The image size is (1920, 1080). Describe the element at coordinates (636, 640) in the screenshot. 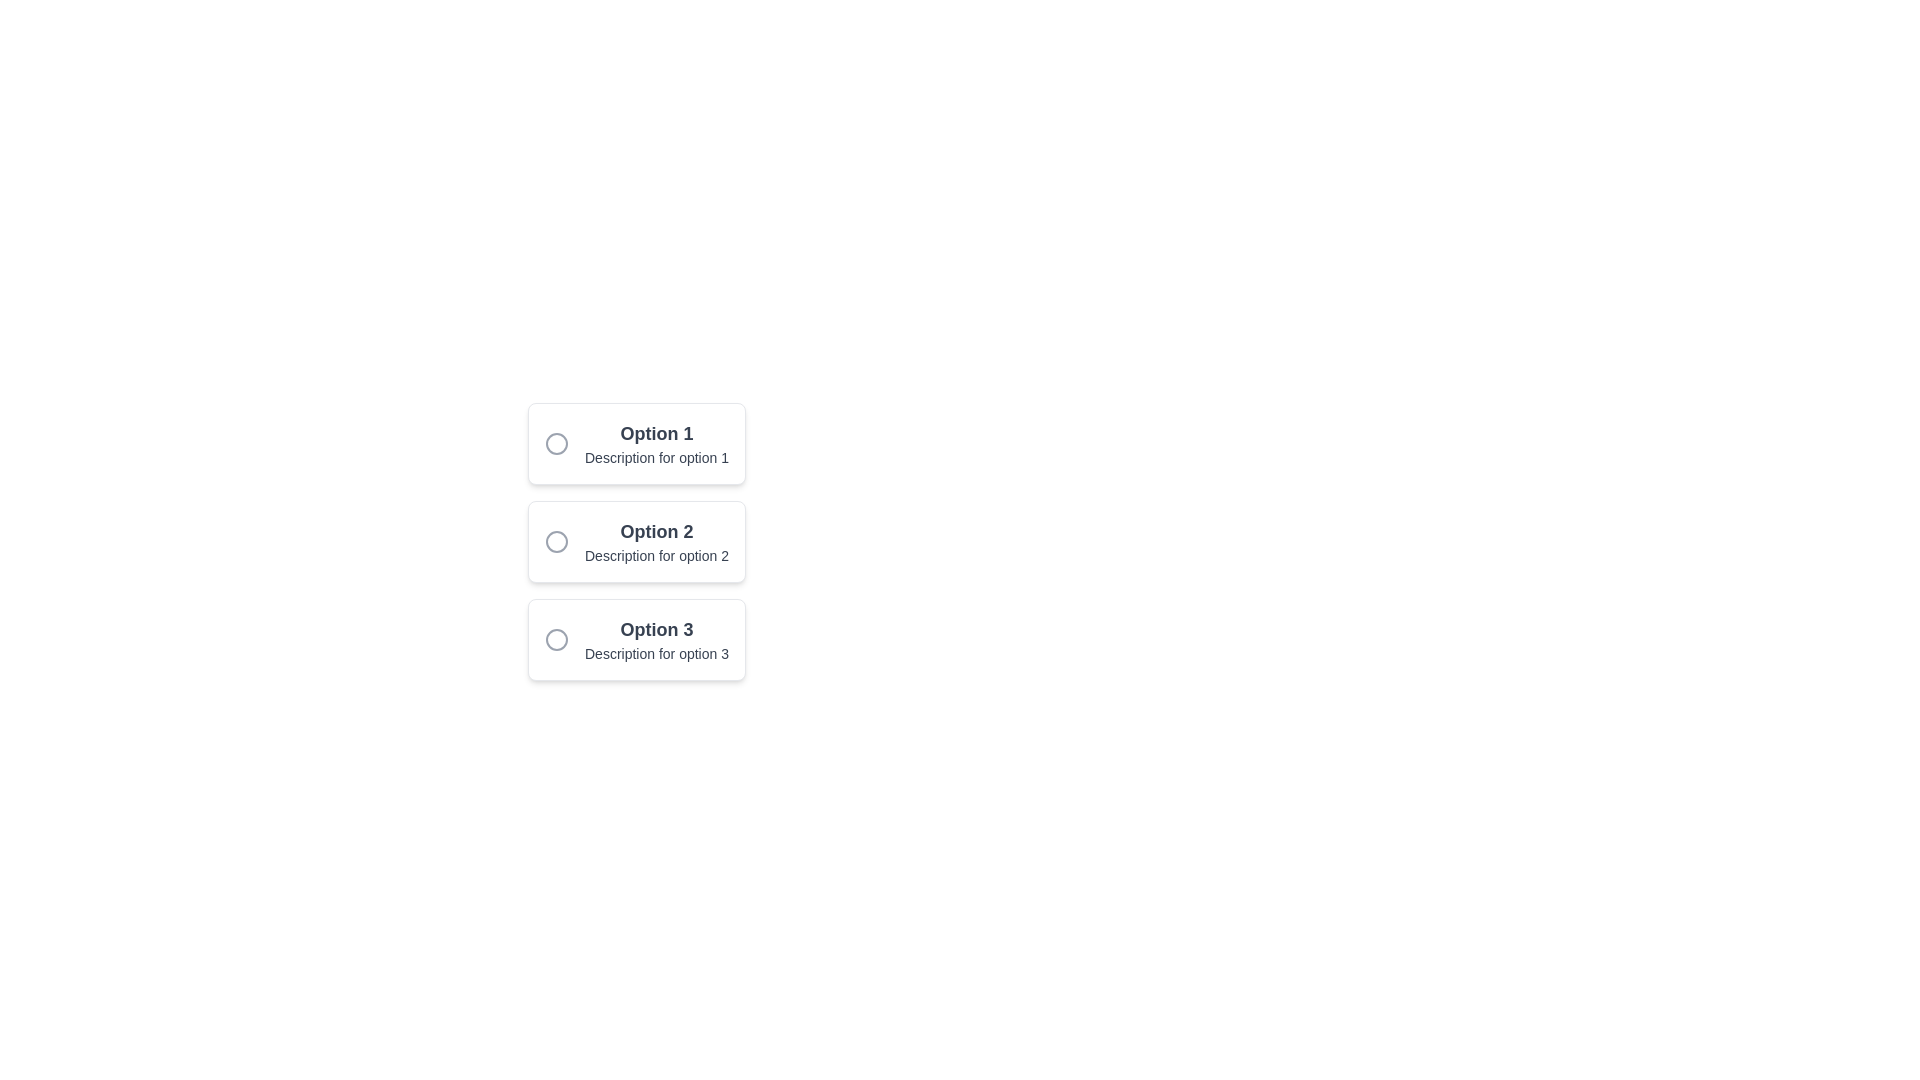

I see `the radio button for 'Option 3'` at that location.